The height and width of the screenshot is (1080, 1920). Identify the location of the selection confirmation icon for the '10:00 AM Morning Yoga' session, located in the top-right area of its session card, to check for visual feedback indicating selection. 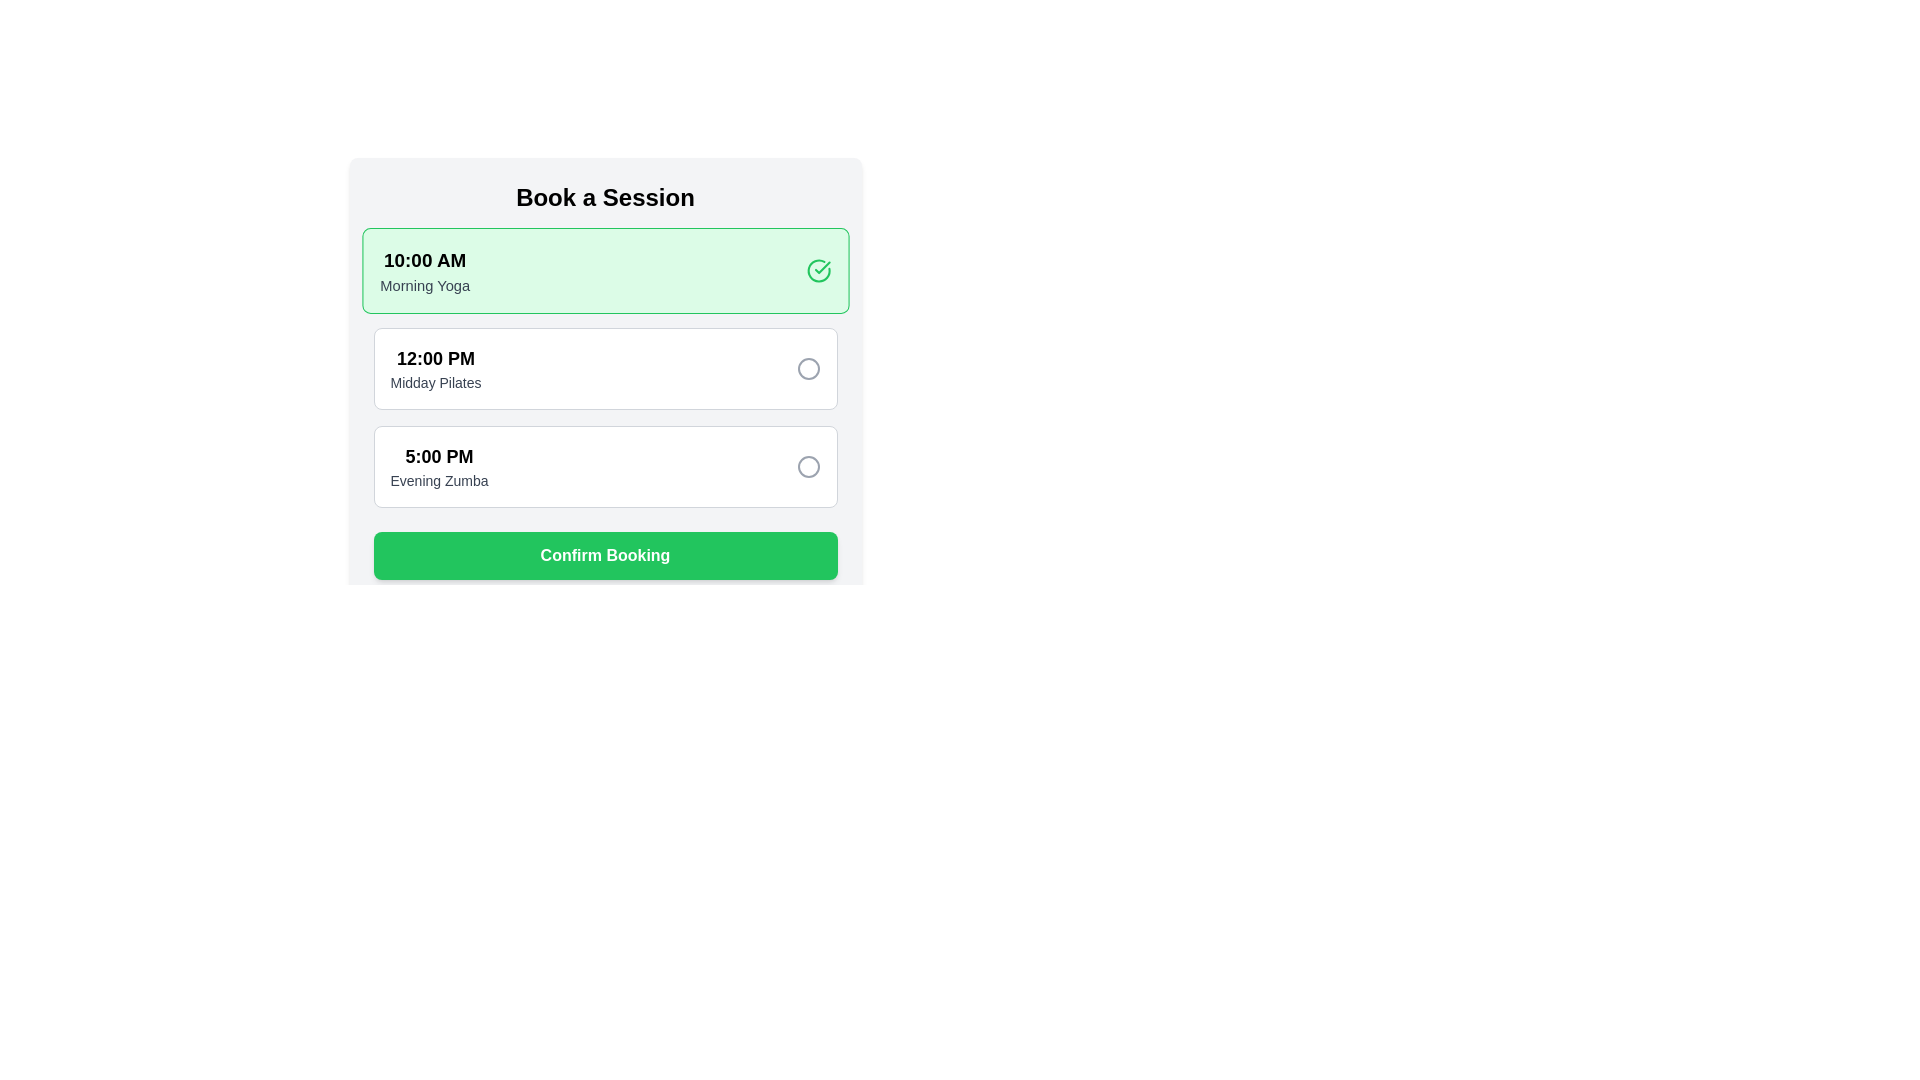
(818, 270).